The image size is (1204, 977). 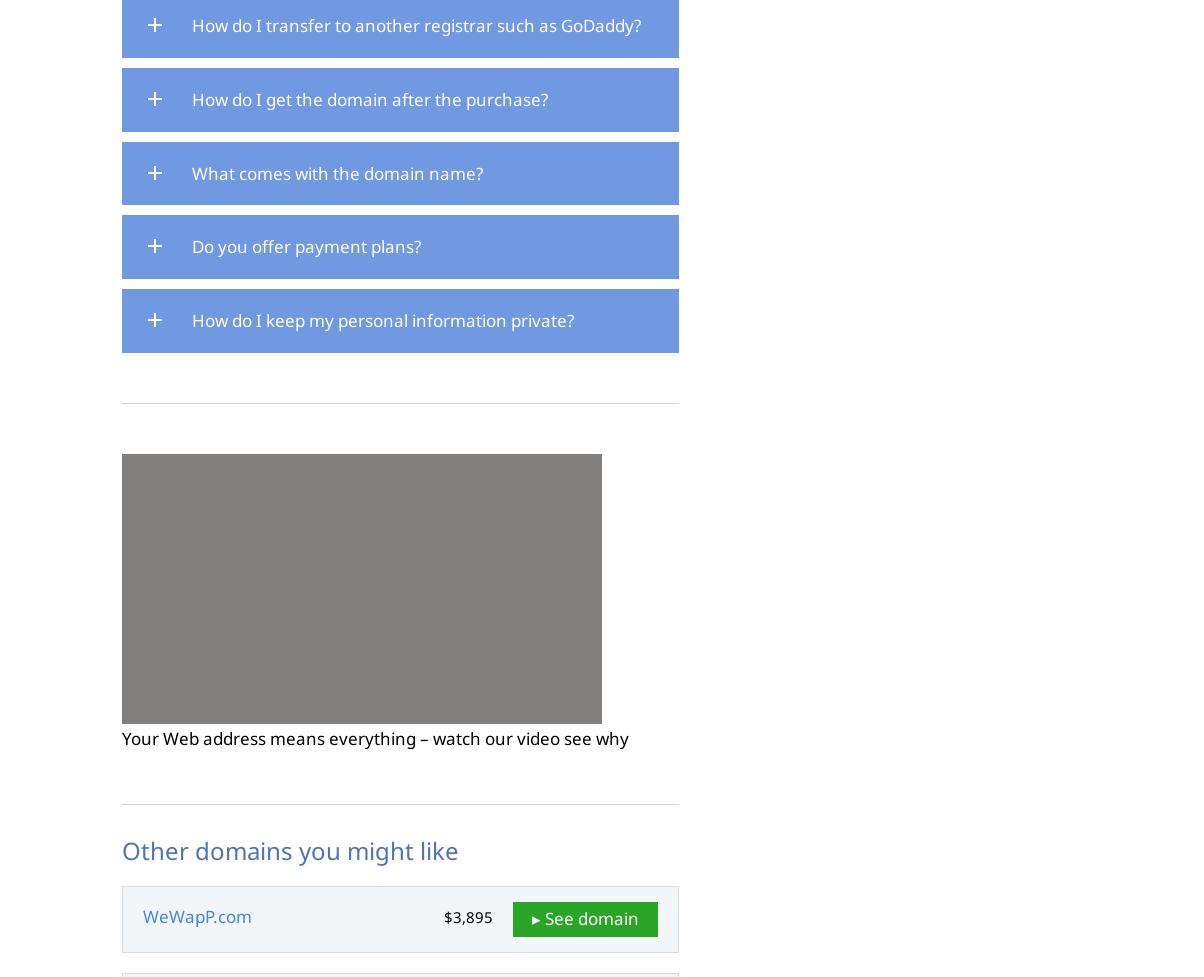 I want to click on 'Do you offer payment plans?', so click(x=306, y=245).